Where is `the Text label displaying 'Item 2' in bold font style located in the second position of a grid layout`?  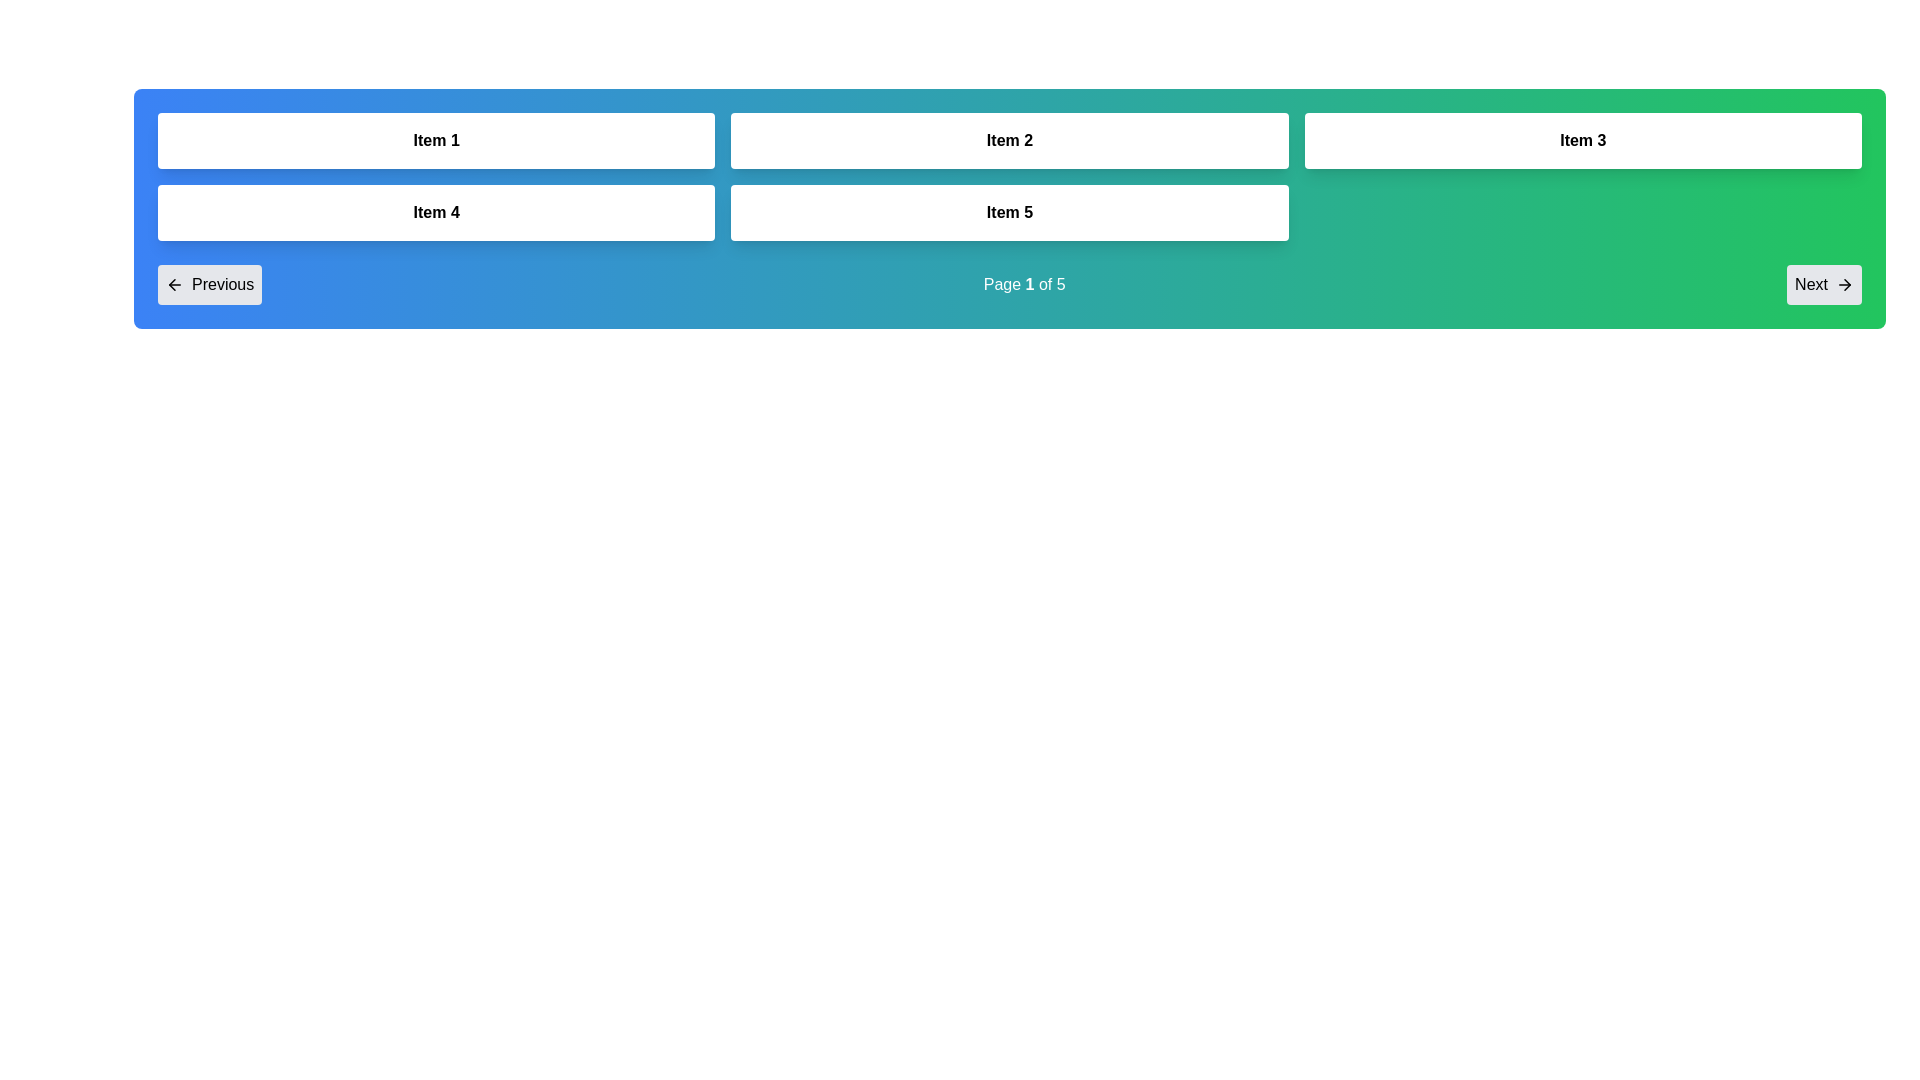 the Text label displaying 'Item 2' in bold font style located in the second position of a grid layout is located at coordinates (1009, 140).